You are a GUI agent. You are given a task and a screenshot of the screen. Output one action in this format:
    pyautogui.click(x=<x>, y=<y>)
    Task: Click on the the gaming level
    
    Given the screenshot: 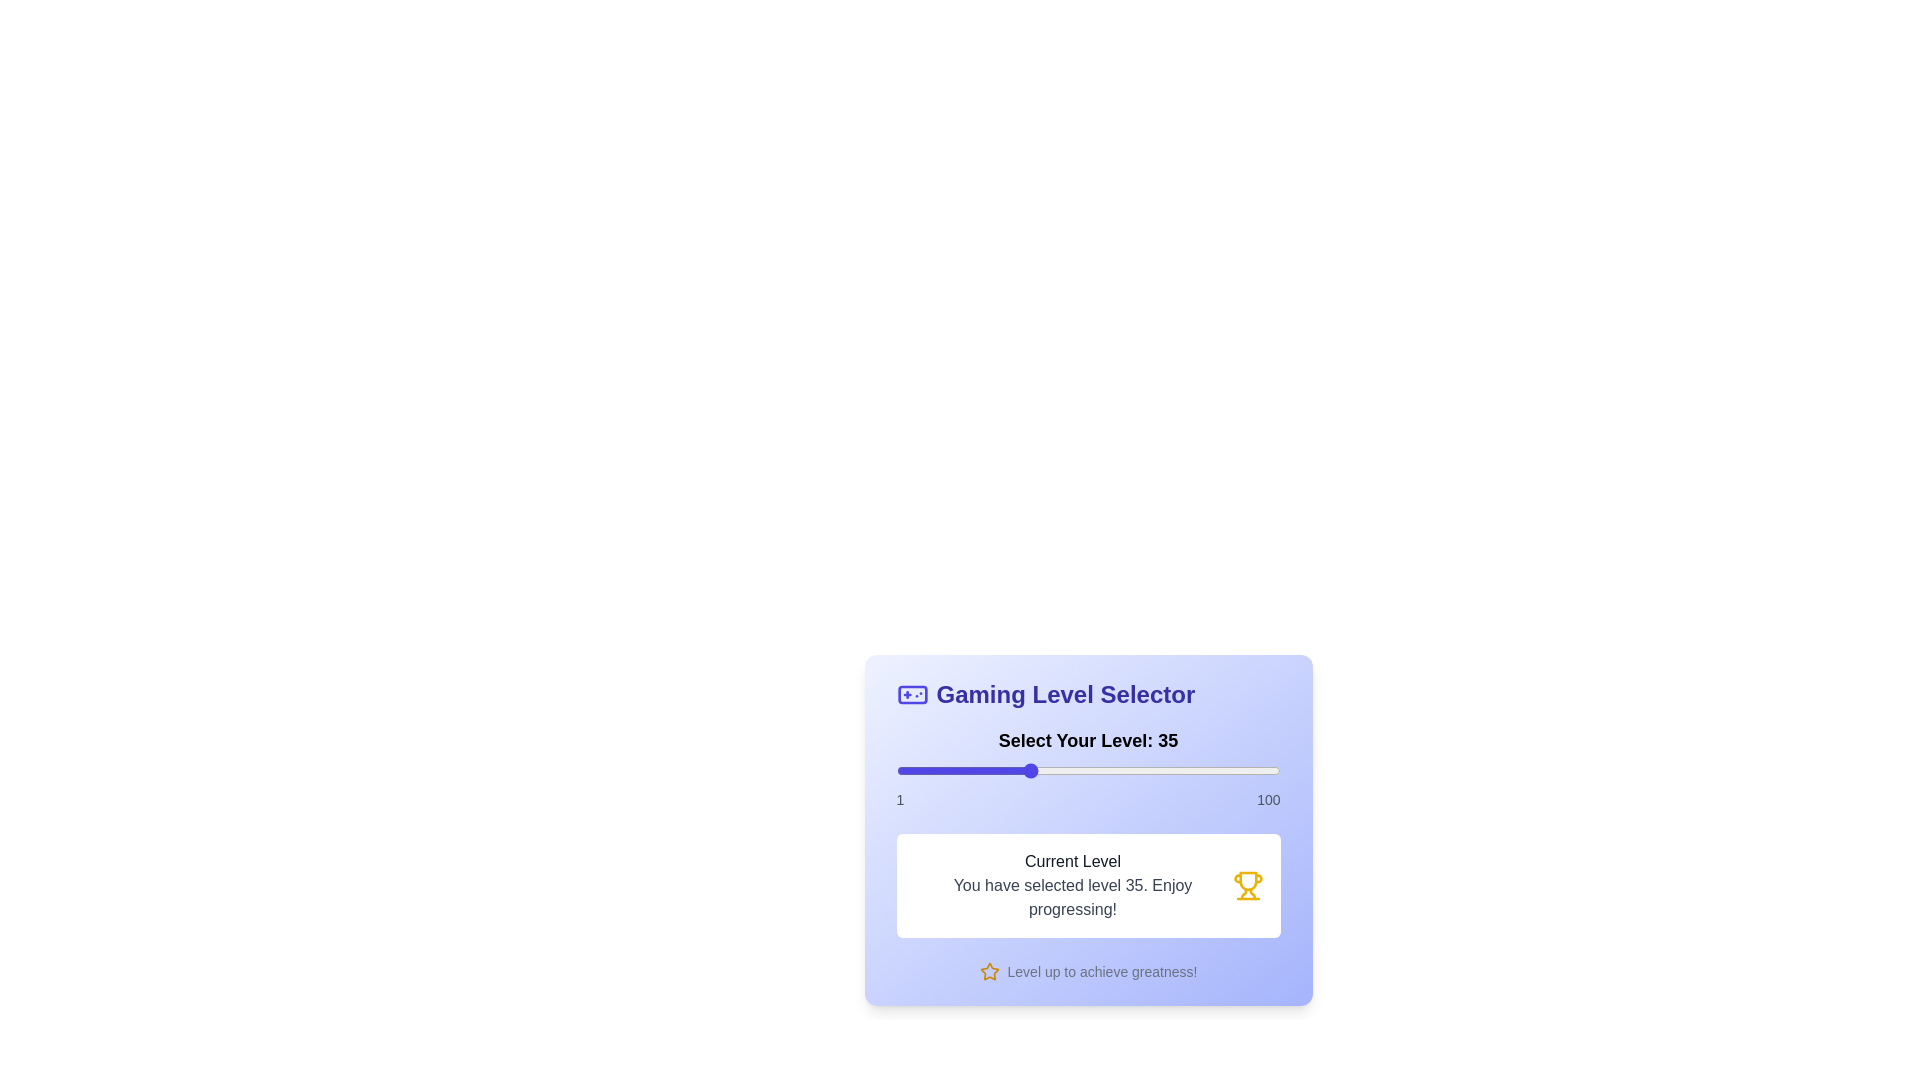 What is the action you would take?
    pyautogui.click(x=1244, y=770)
    